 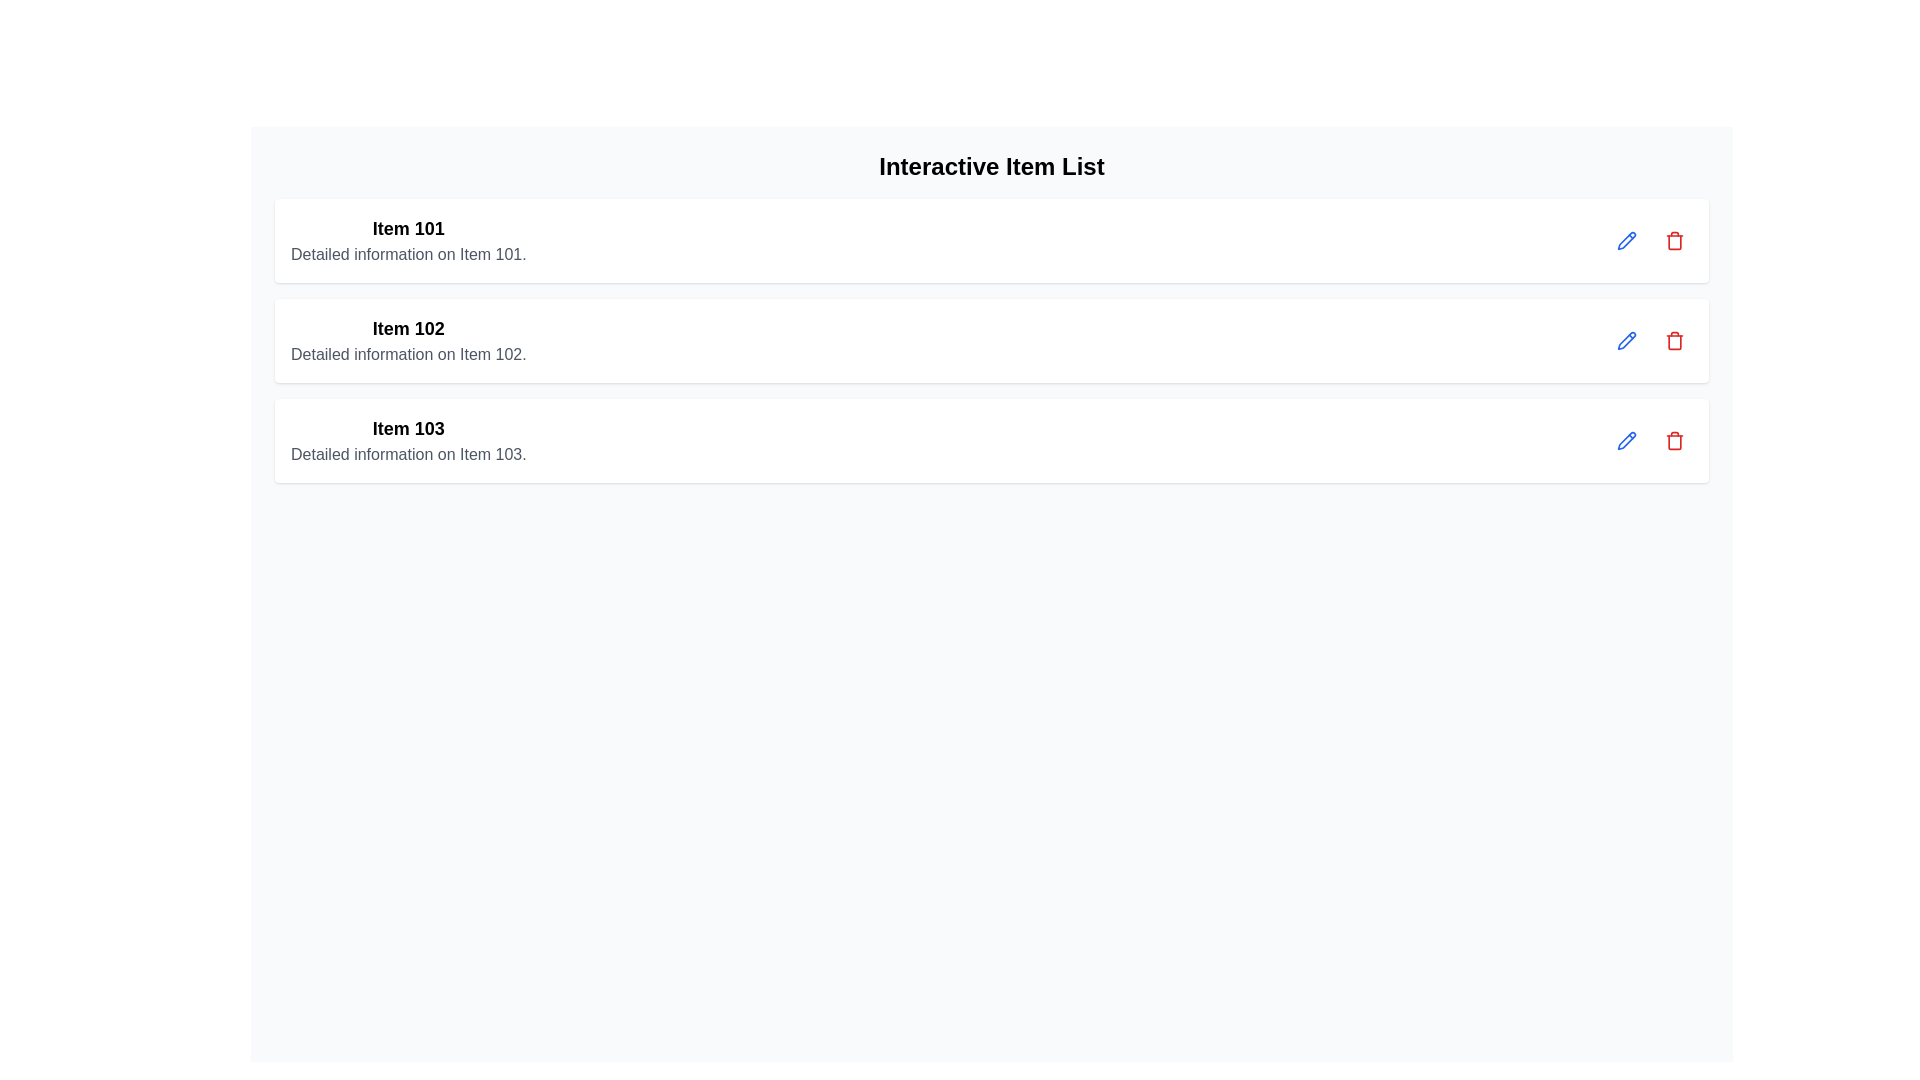 I want to click on the gray text label displaying 'Detailed information on Item 101', located beneath the heading 'Item 101', so click(x=407, y=253).